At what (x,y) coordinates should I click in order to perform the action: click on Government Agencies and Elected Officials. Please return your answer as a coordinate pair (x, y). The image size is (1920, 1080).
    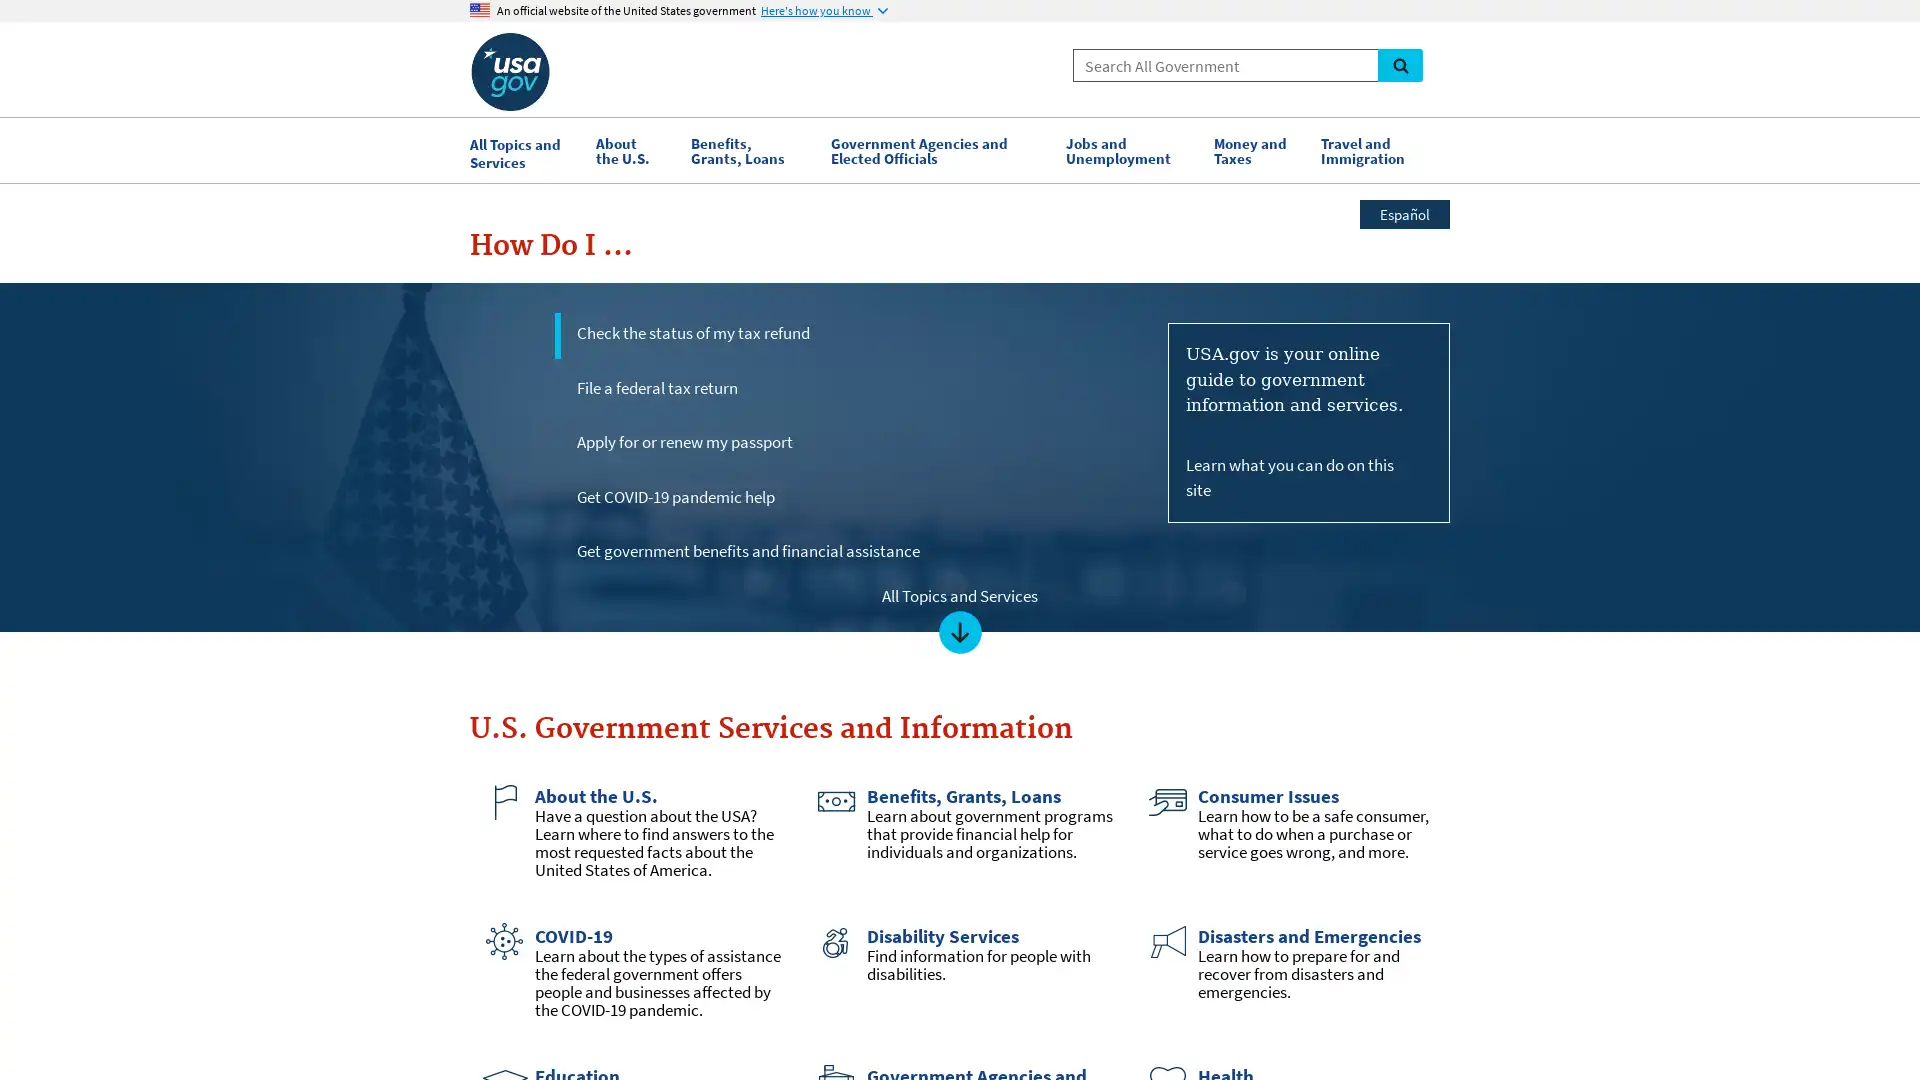
    Looking at the image, I should click on (936, 149).